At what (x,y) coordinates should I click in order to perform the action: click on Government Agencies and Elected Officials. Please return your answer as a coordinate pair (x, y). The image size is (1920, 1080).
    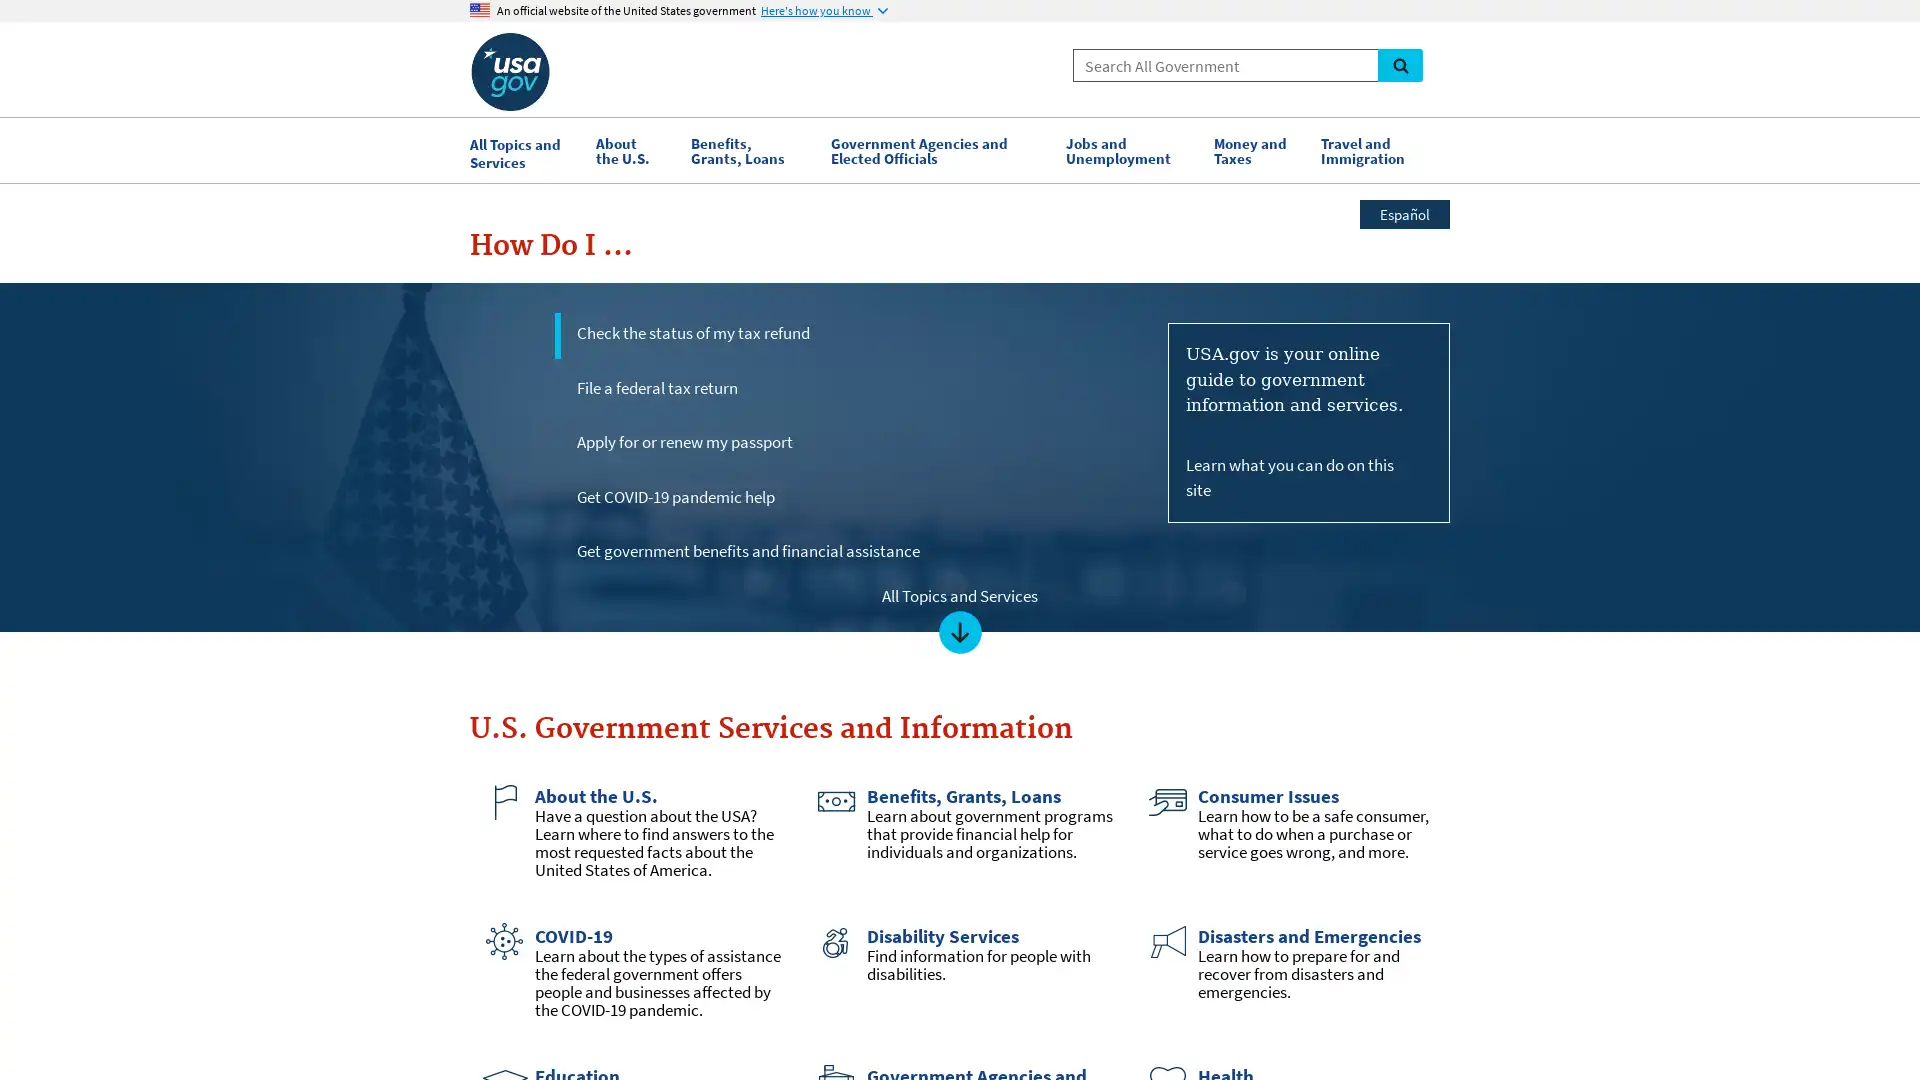
    Looking at the image, I should click on (936, 149).